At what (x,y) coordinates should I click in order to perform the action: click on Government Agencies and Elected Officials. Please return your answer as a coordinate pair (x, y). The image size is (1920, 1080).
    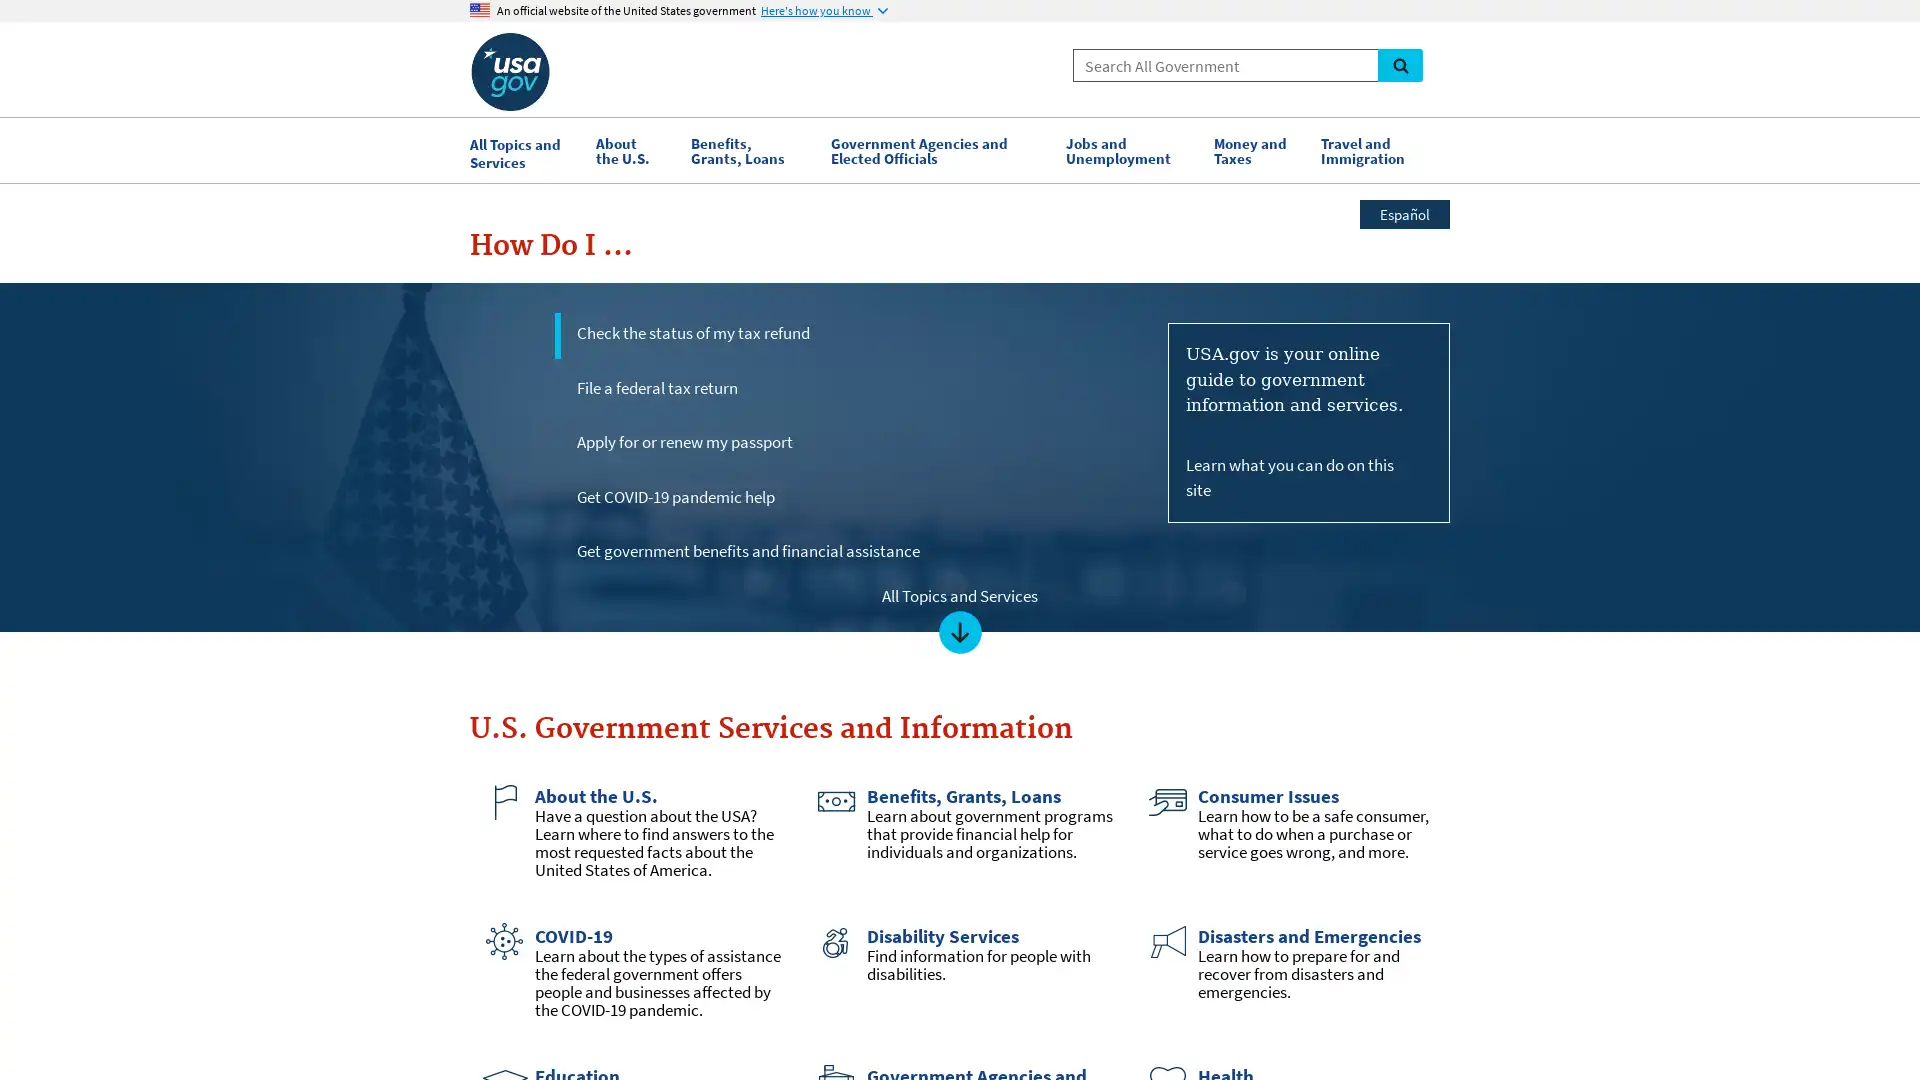
    Looking at the image, I should click on (936, 149).